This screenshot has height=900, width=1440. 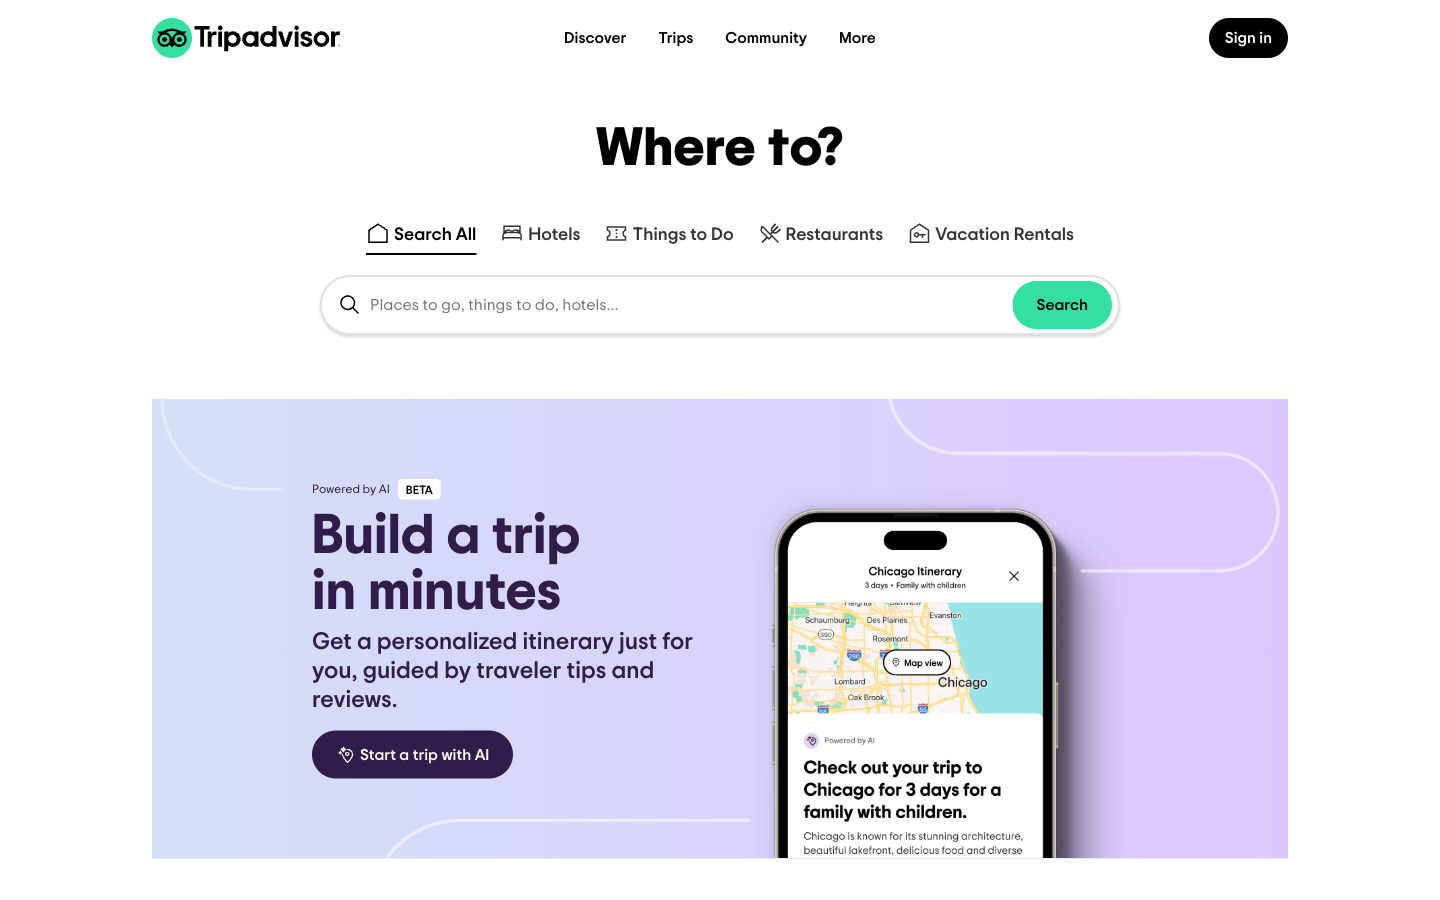 I want to click on Execute a search for Holiday Inn hotel branches, so click(x=539, y=225).